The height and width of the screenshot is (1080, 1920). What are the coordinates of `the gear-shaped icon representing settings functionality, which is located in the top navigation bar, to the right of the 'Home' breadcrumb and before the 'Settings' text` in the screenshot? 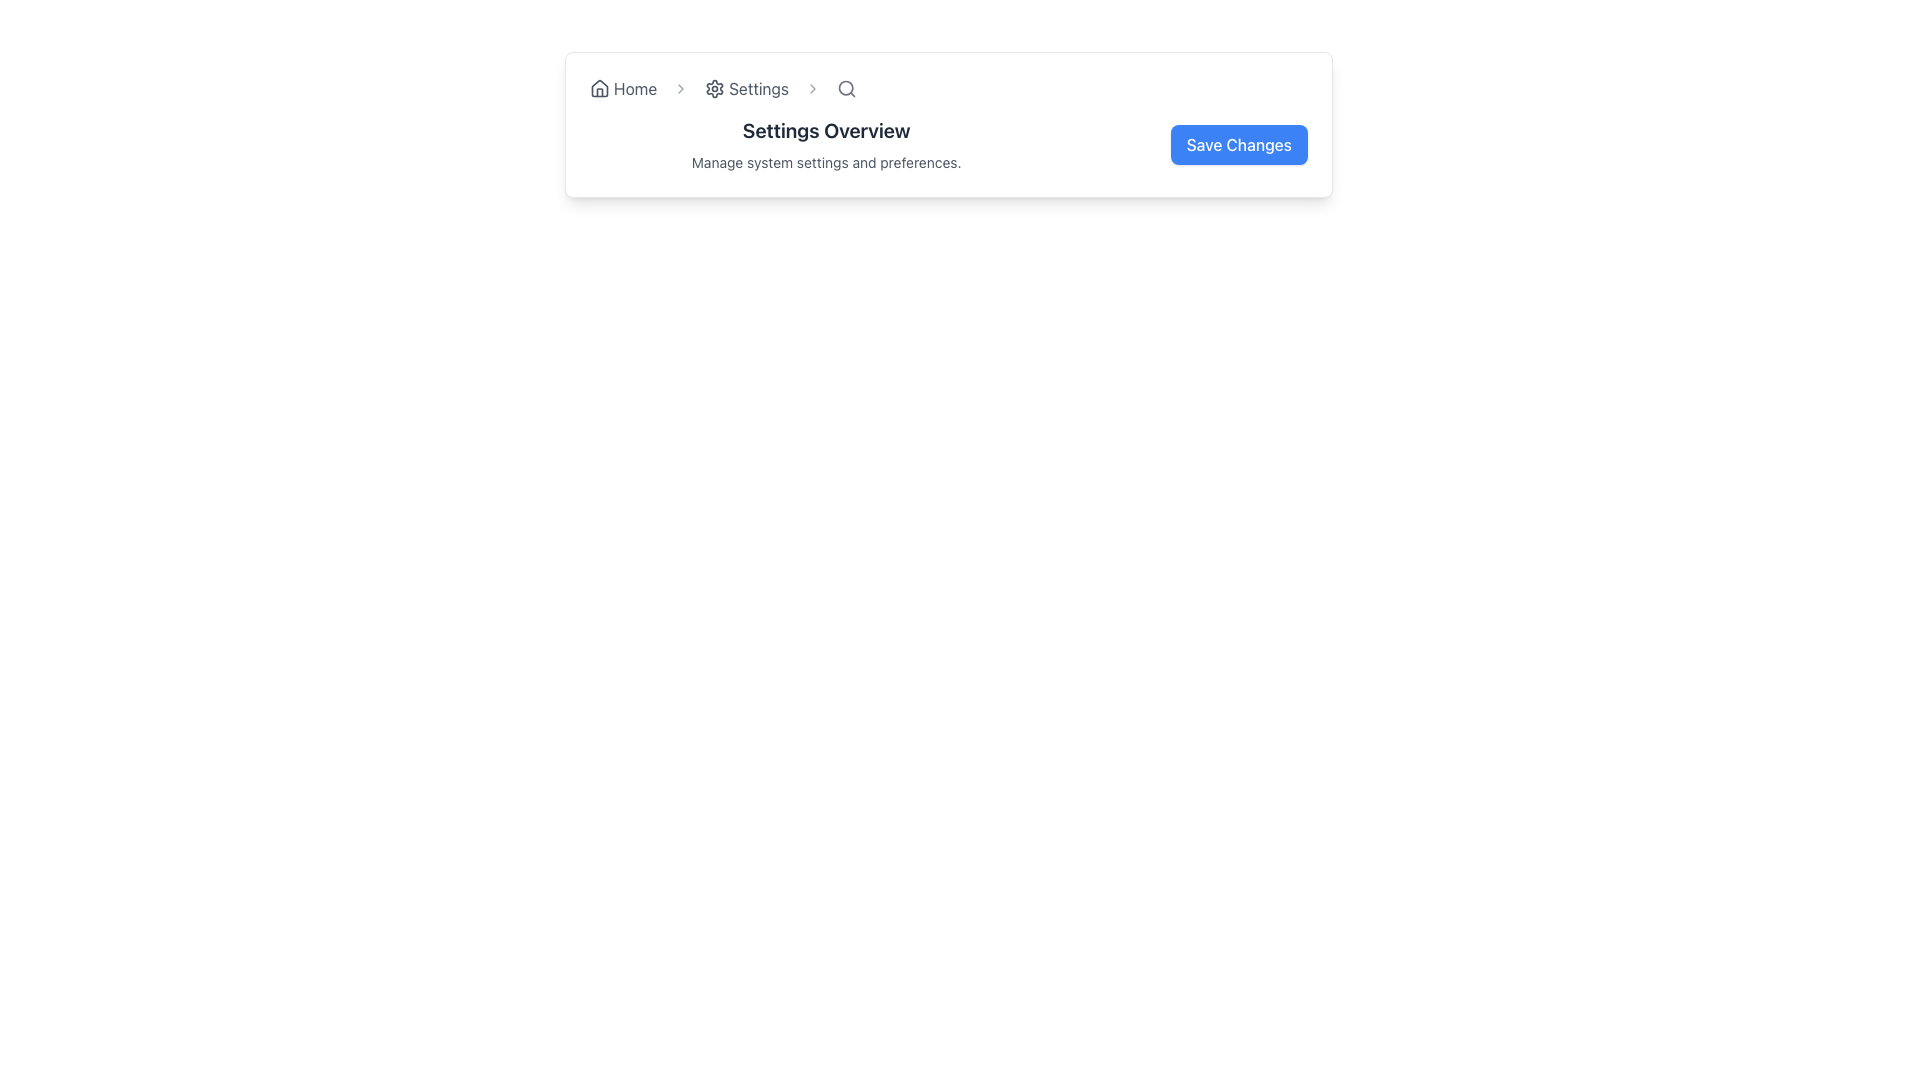 It's located at (715, 87).